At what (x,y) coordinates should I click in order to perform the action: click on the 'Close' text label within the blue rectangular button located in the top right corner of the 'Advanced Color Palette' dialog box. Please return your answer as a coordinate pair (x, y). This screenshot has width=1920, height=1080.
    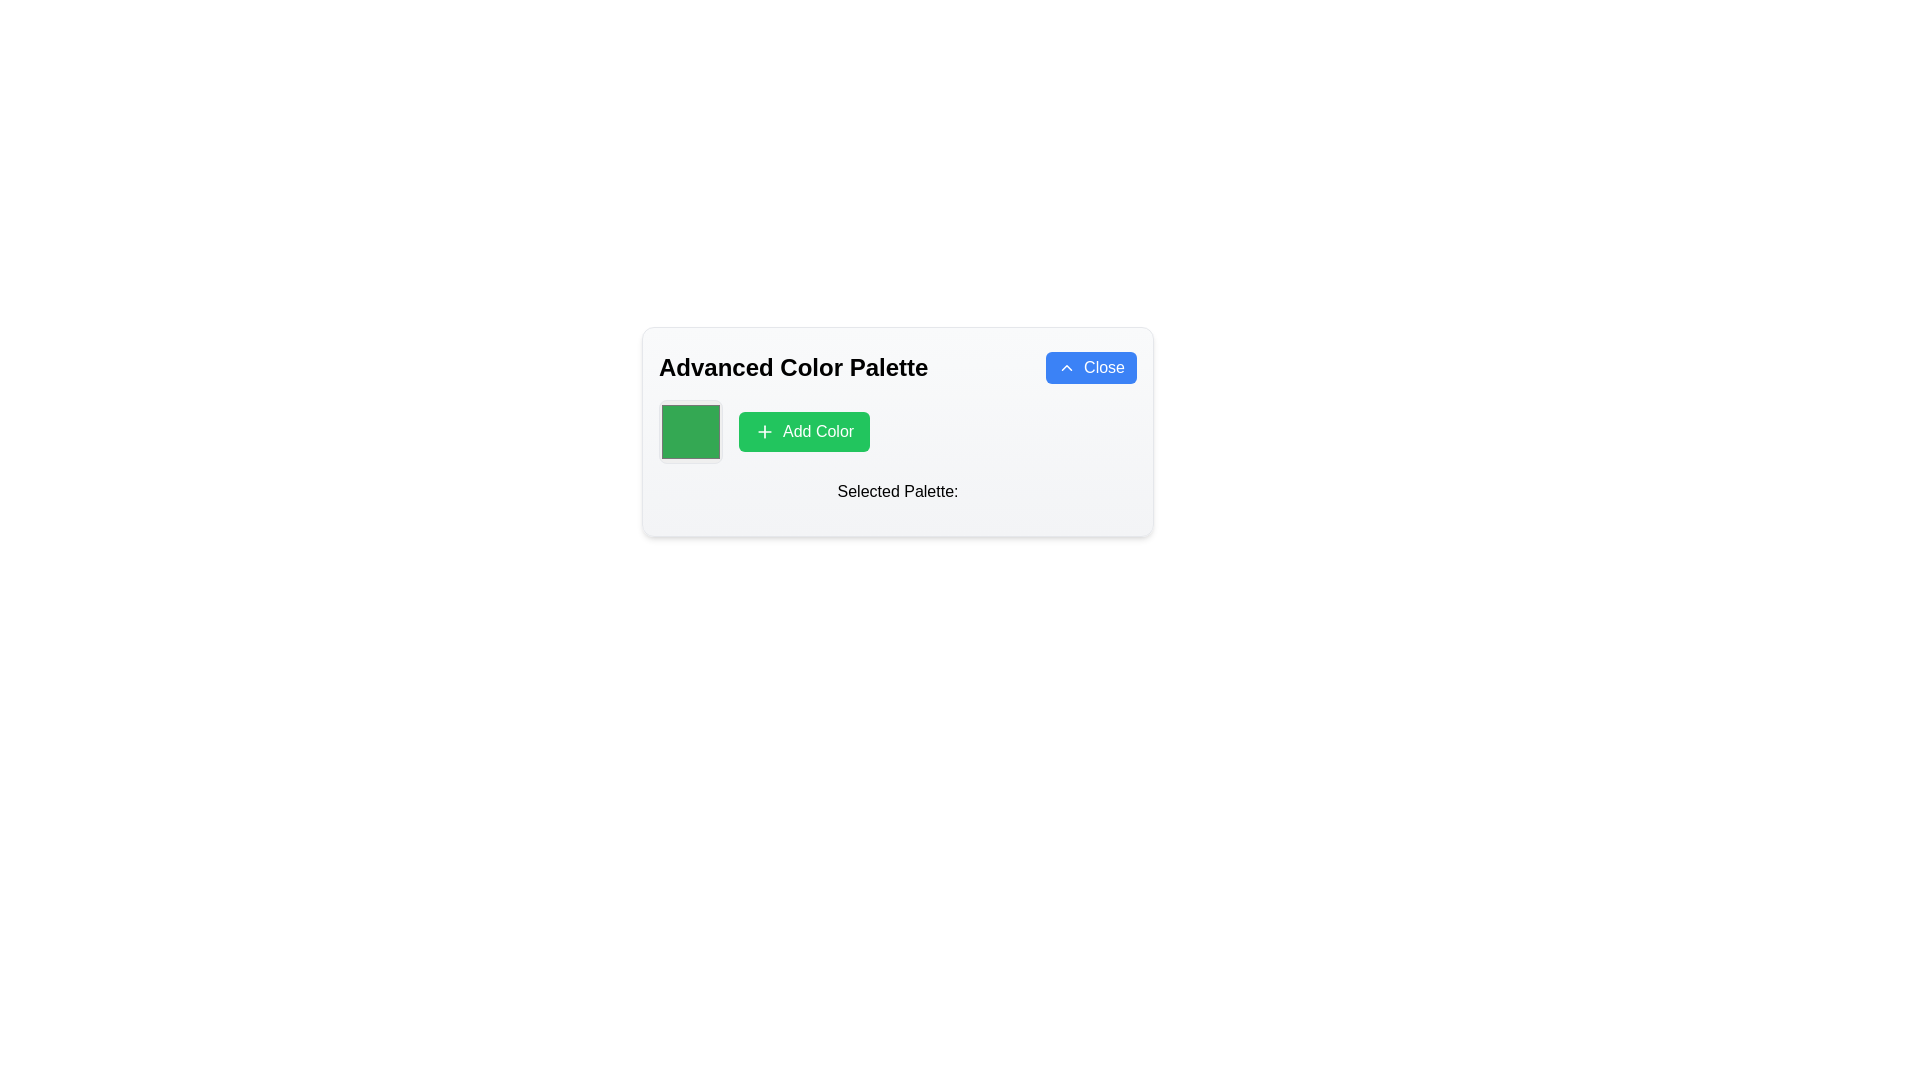
    Looking at the image, I should click on (1103, 367).